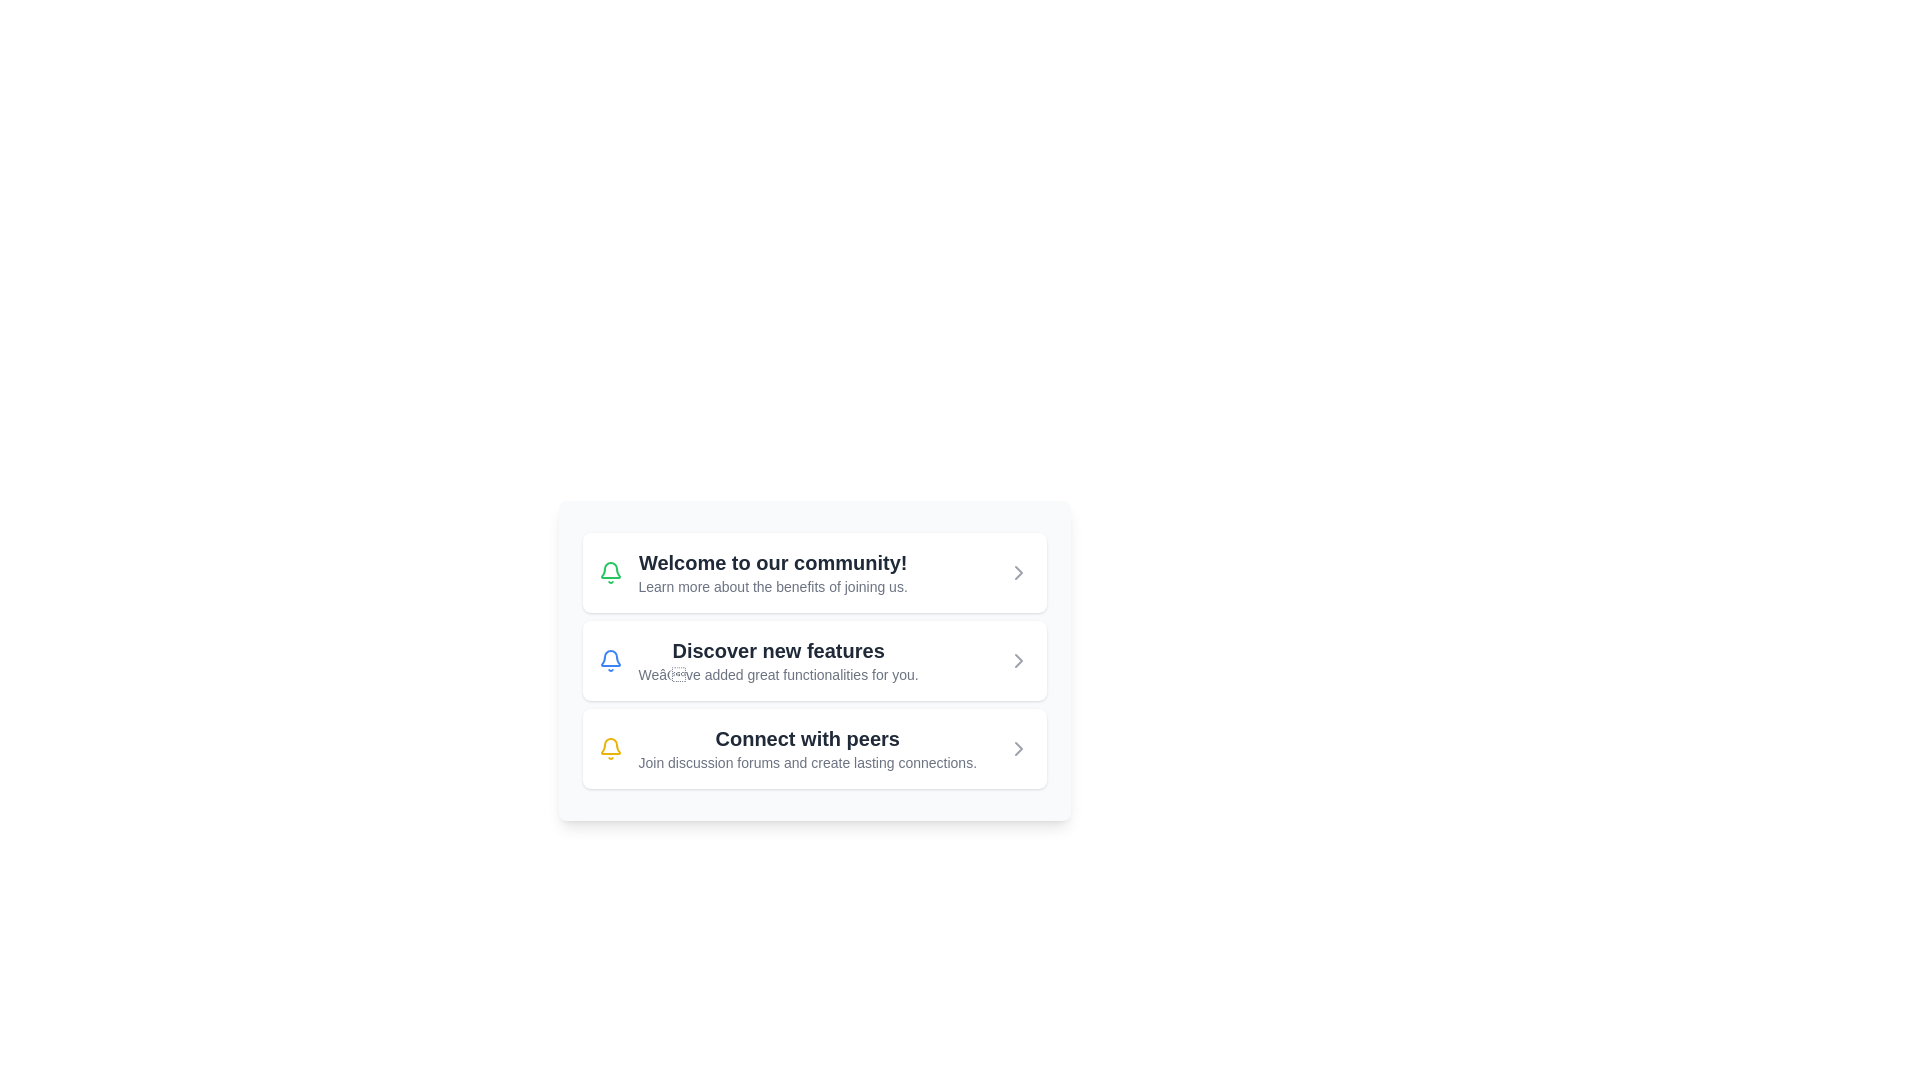  What do you see at coordinates (807, 748) in the screenshot?
I see `the informative text block that provides guidance about connecting with others through forums, which is the third entry in a vertically arranged list of items` at bounding box center [807, 748].